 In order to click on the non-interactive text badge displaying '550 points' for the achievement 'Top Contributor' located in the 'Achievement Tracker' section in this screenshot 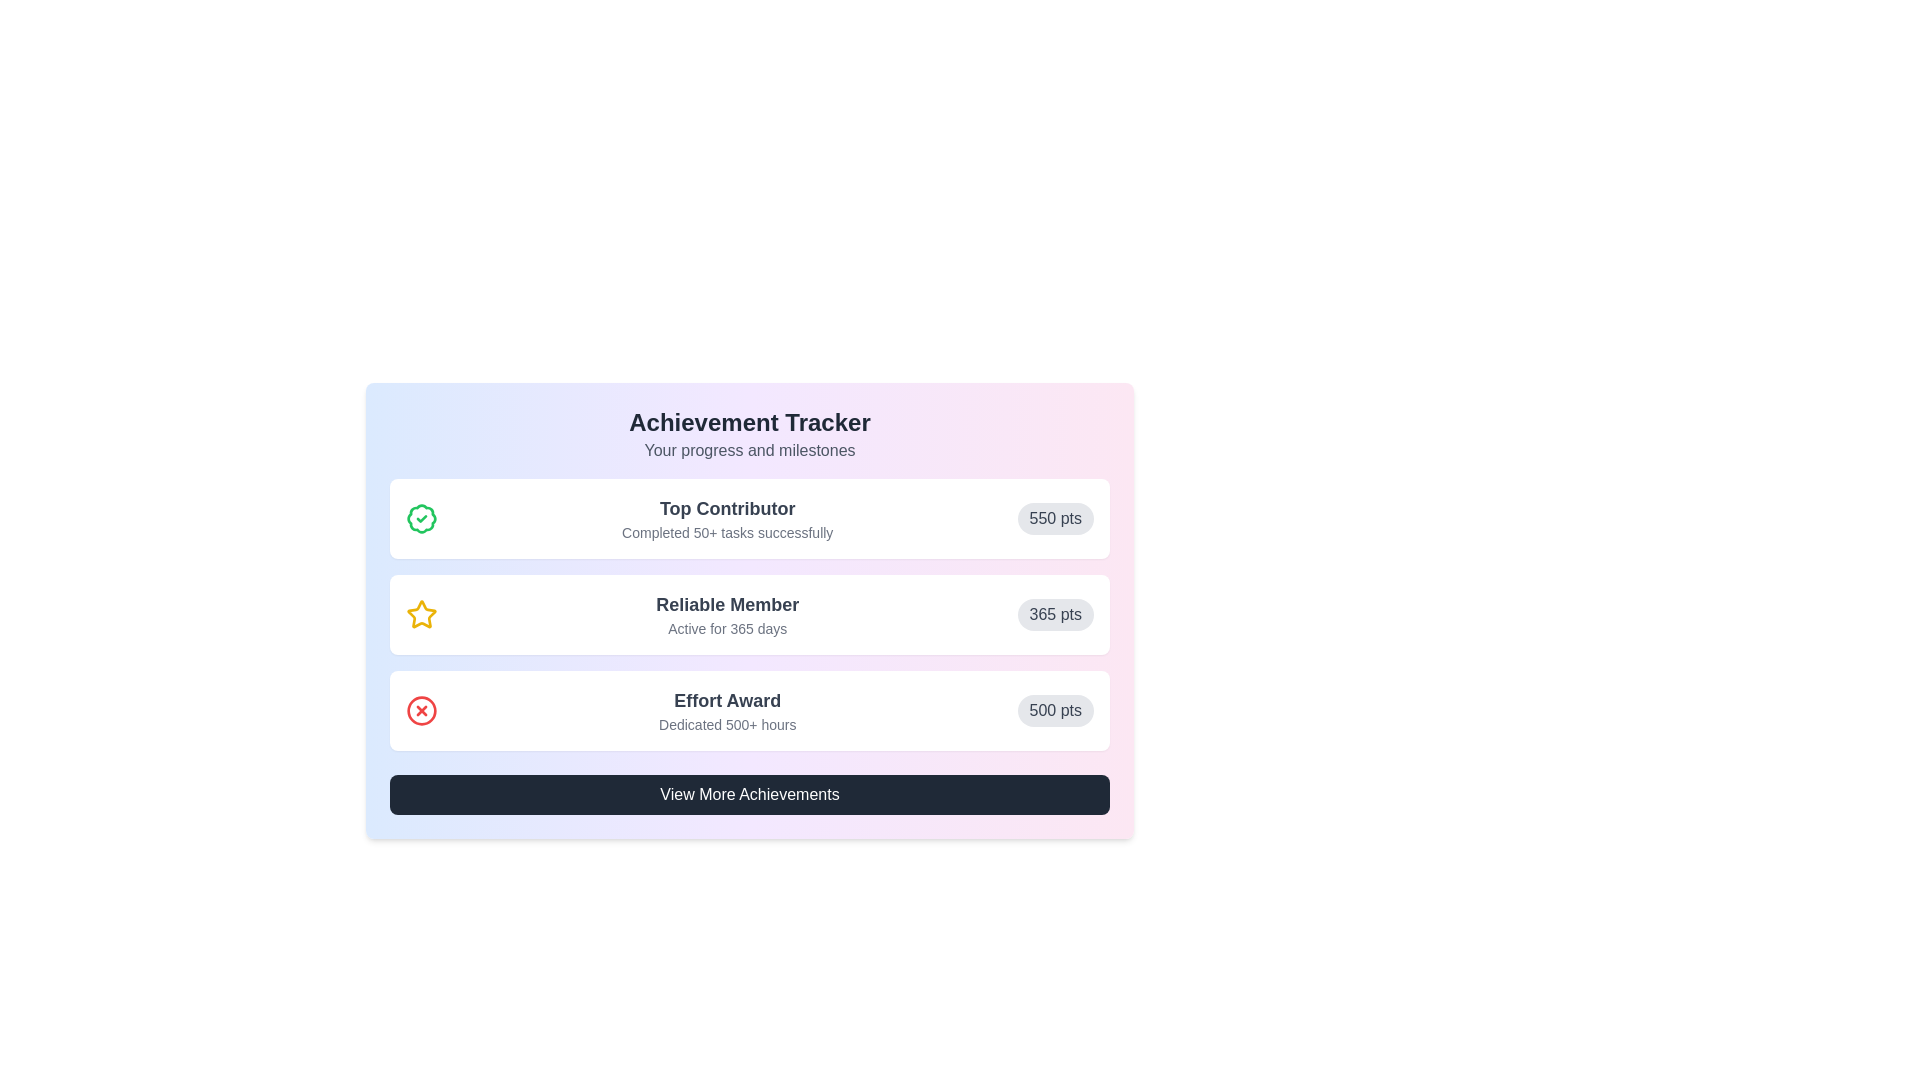, I will do `click(1054, 518)`.